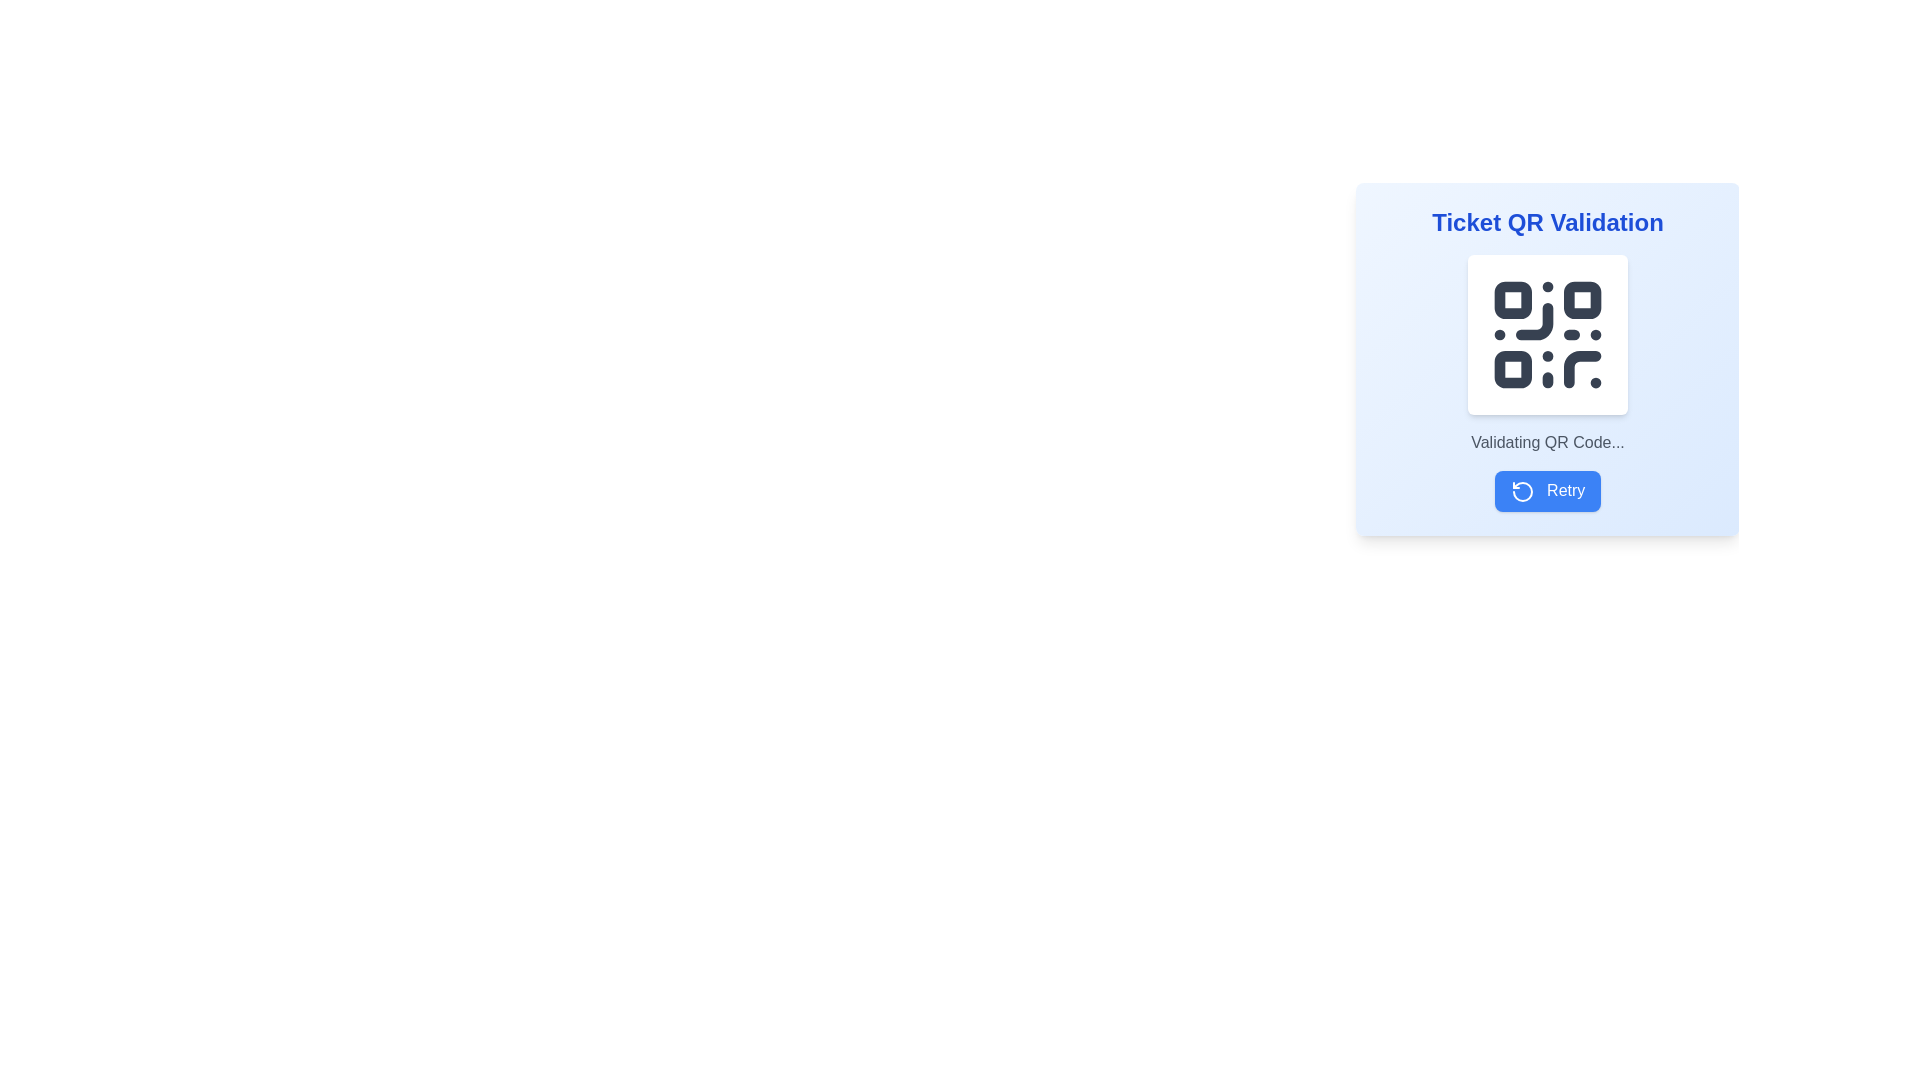 The width and height of the screenshot is (1920, 1080). I want to click on the blue 'Retry' button with a white arrow icon, so click(1547, 490).